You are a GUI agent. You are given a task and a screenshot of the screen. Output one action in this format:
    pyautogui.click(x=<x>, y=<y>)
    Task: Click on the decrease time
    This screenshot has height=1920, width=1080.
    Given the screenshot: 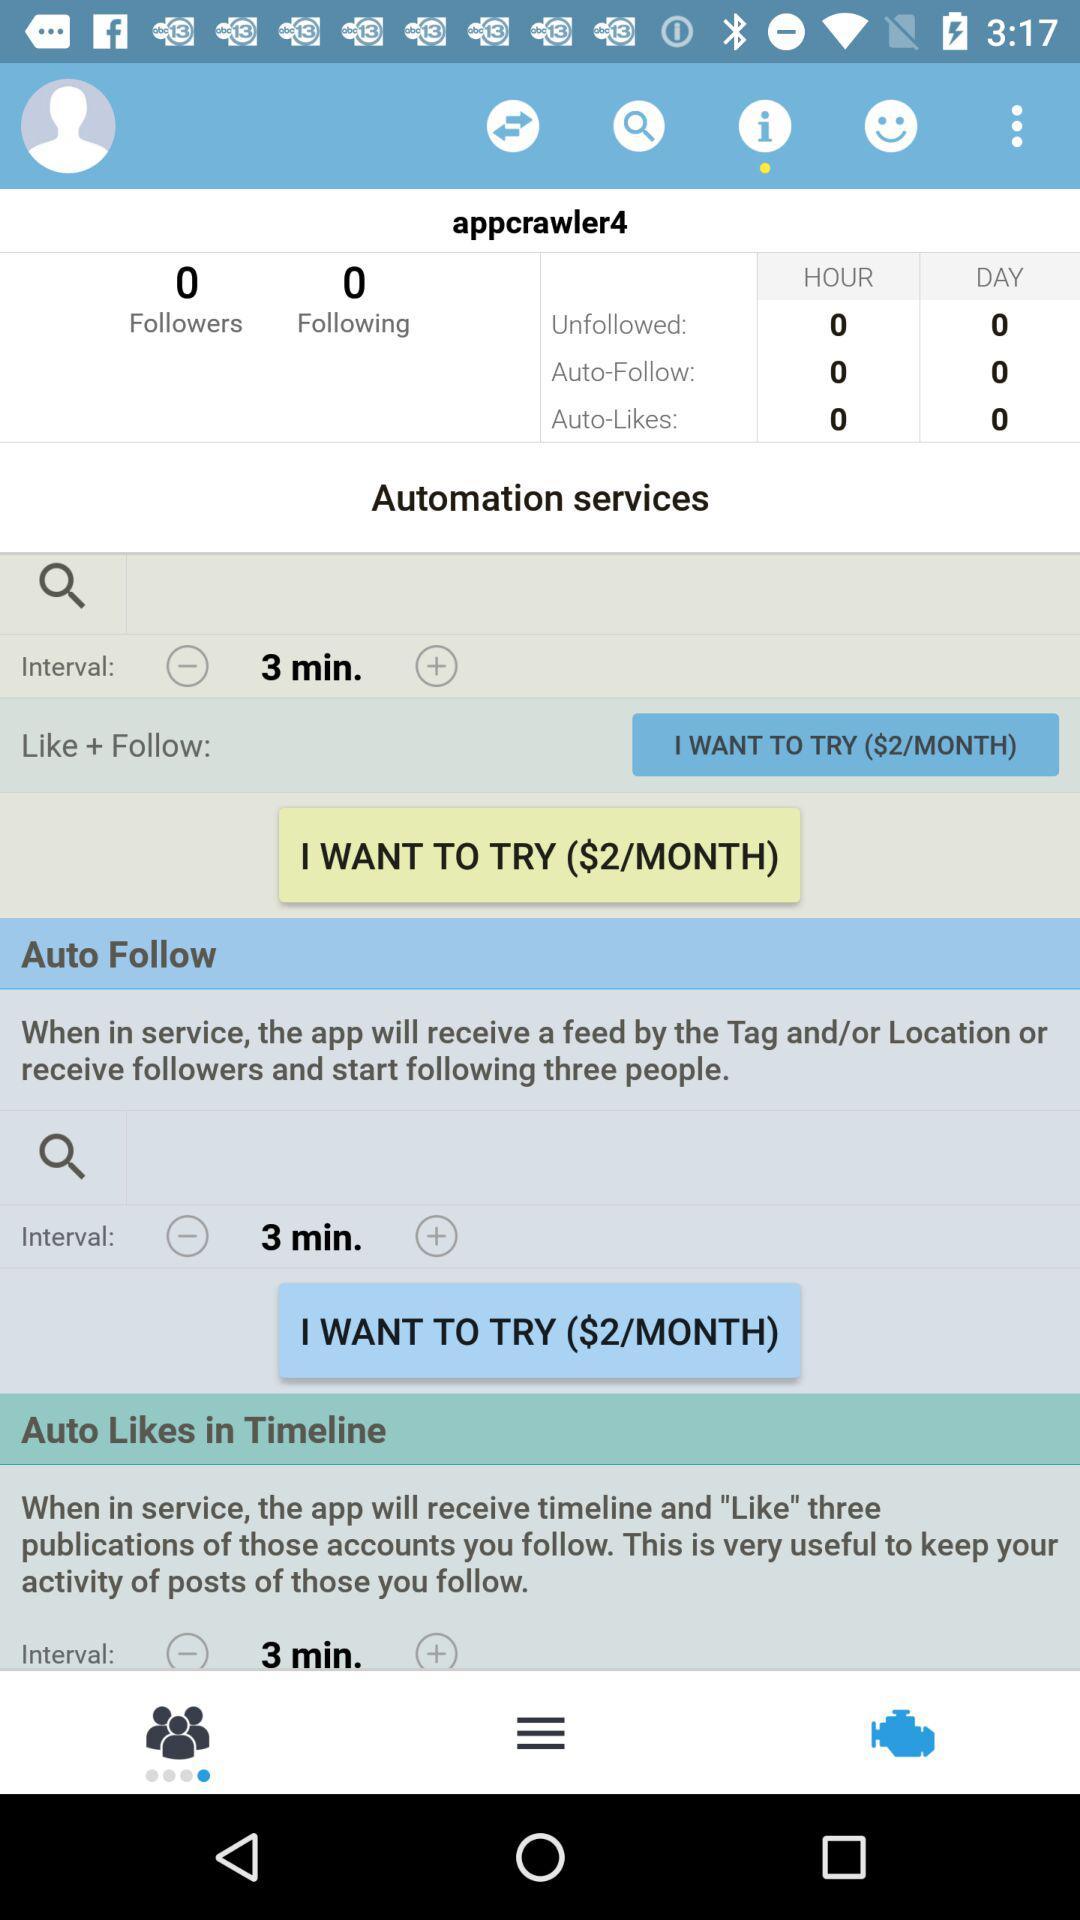 What is the action you would take?
    pyautogui.click(x=187, y=666)
    